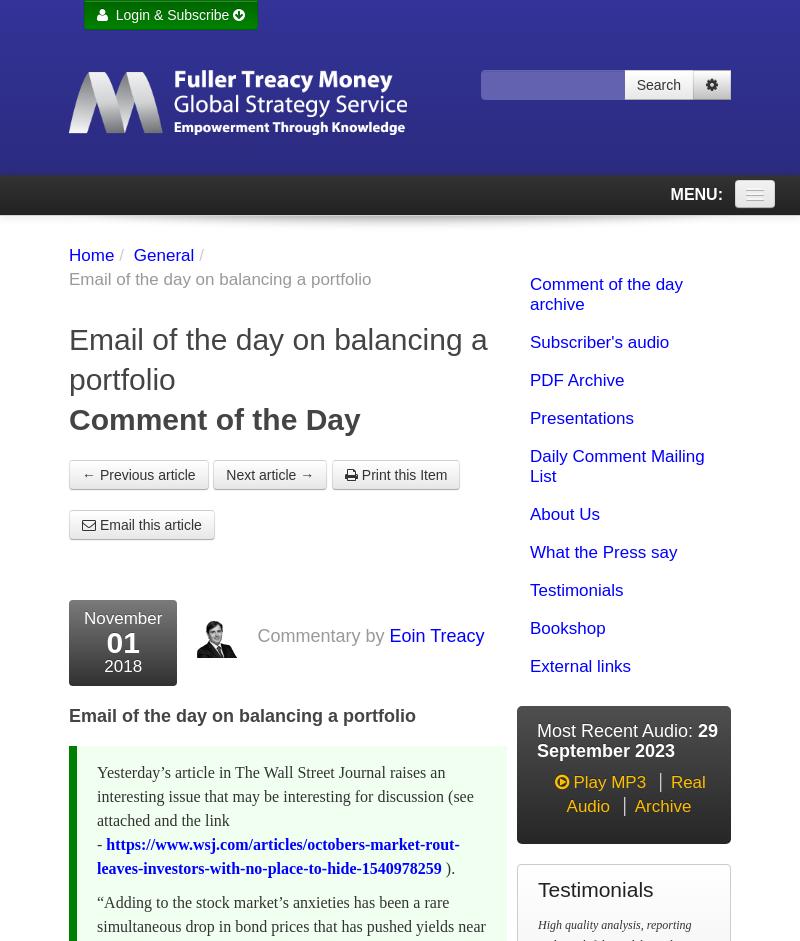 The width and height of the screenshot is (800, 941). What do you see at coordinates (634, 794) in the screenshot?
I see `'Real Audio'` at bounding box center [634, 794].